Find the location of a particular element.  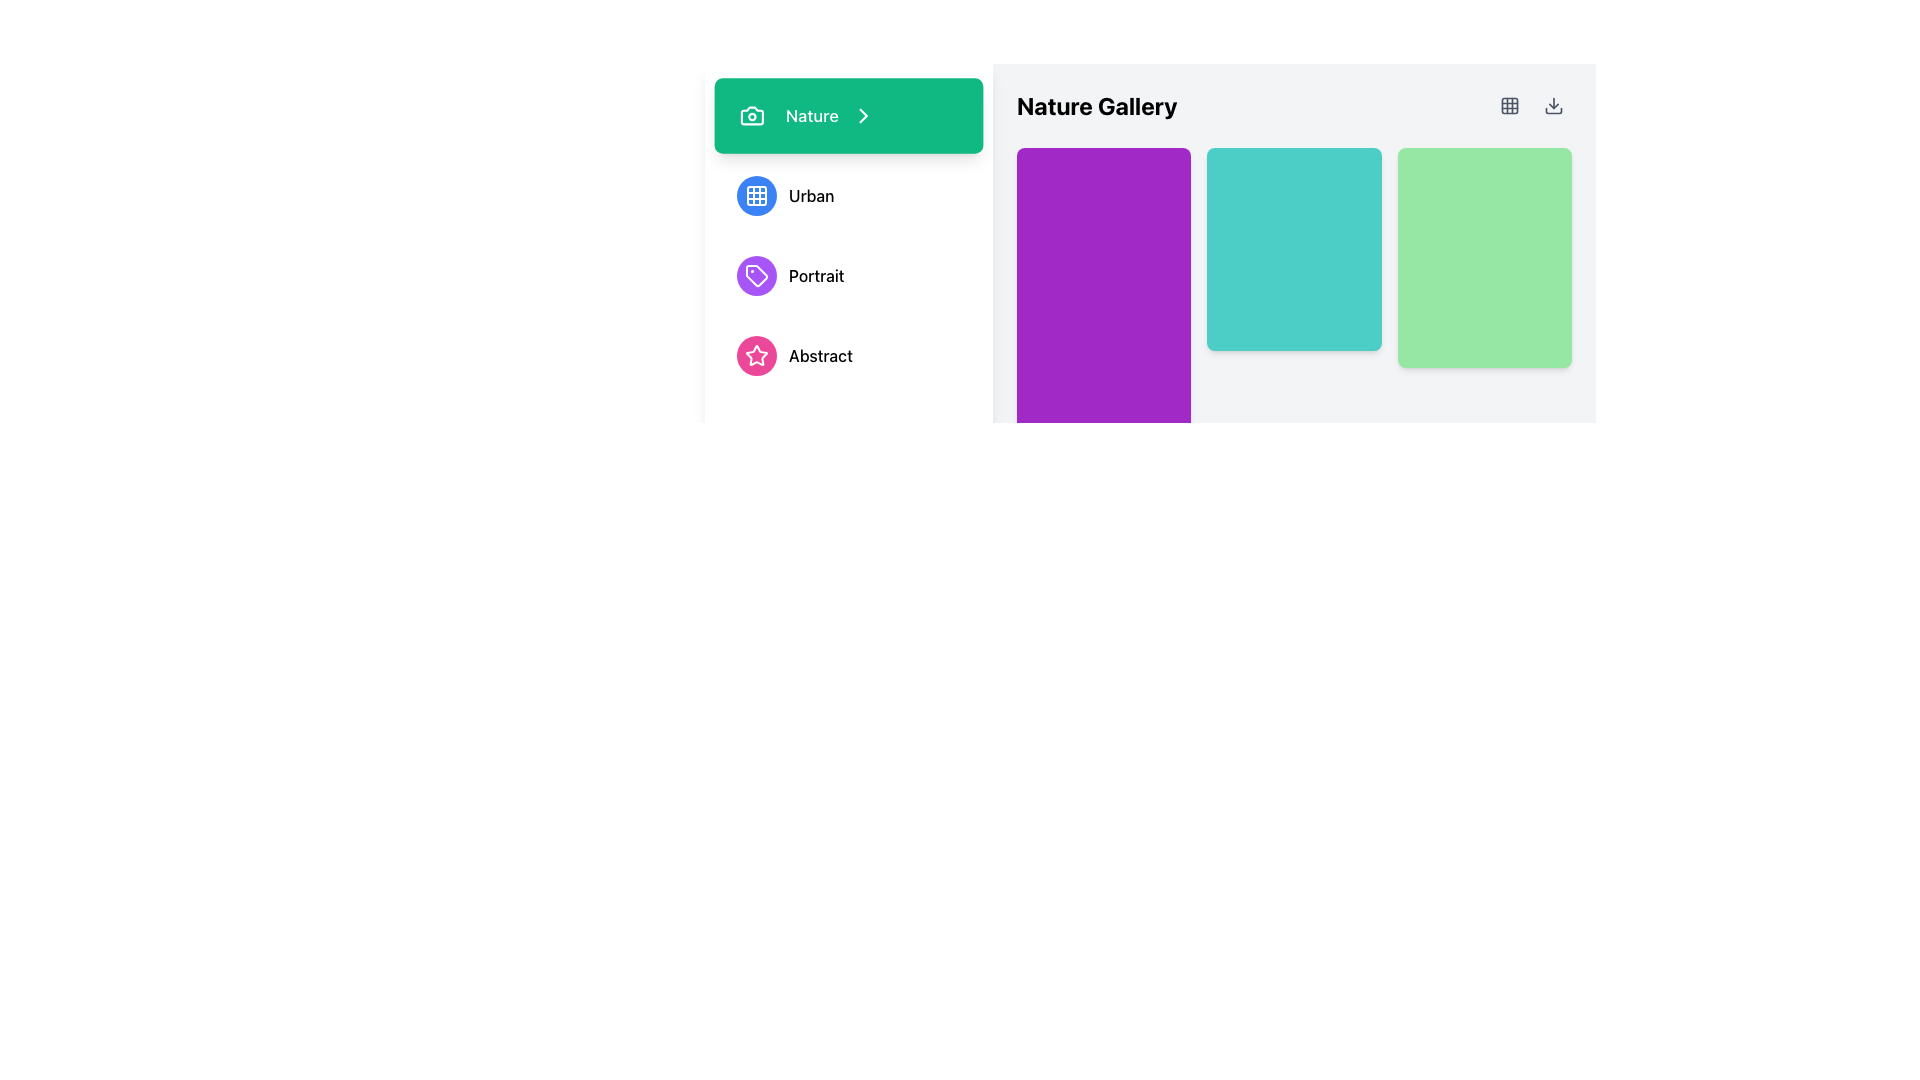

the 'Nature' button located in the left navigation section, which contains a minimalist camera icon and a right-pointing arrow is located at coordinates (751, 115).